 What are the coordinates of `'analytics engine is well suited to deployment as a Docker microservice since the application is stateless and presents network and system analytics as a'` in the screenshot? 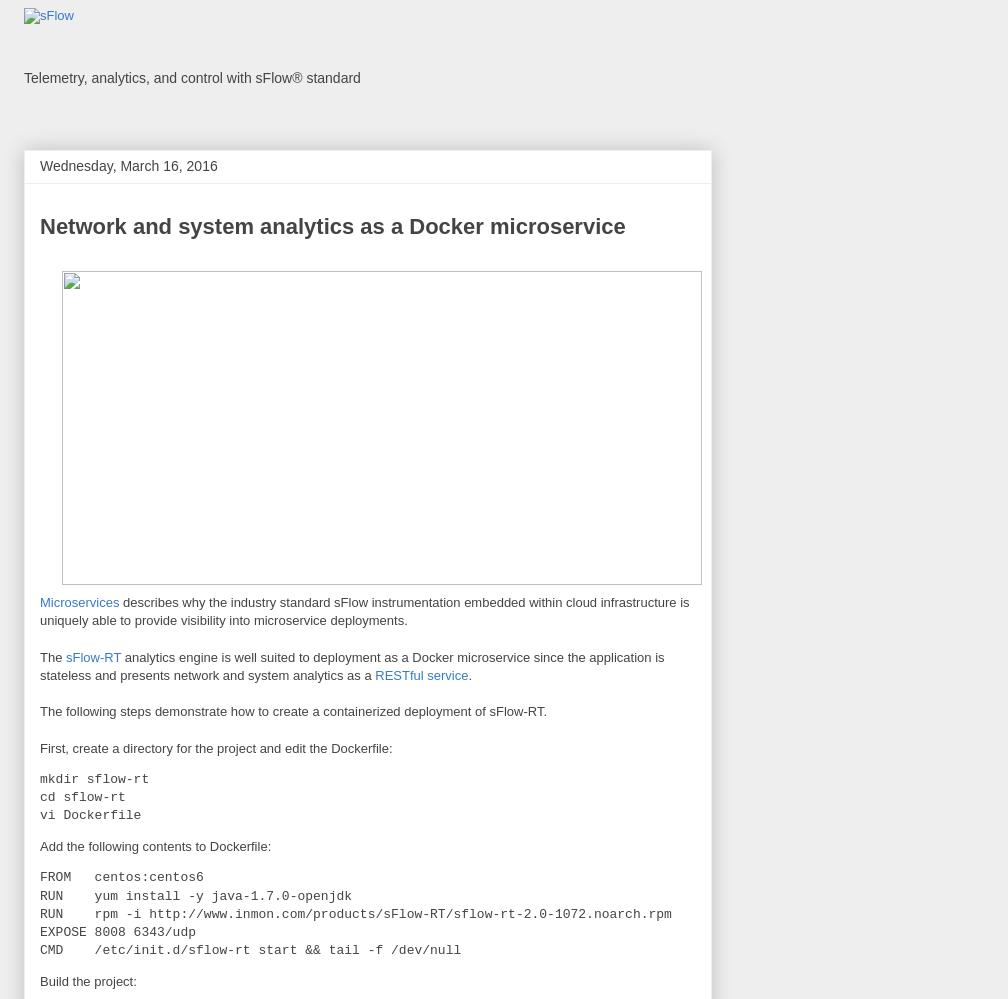 It's located at (351, 664).